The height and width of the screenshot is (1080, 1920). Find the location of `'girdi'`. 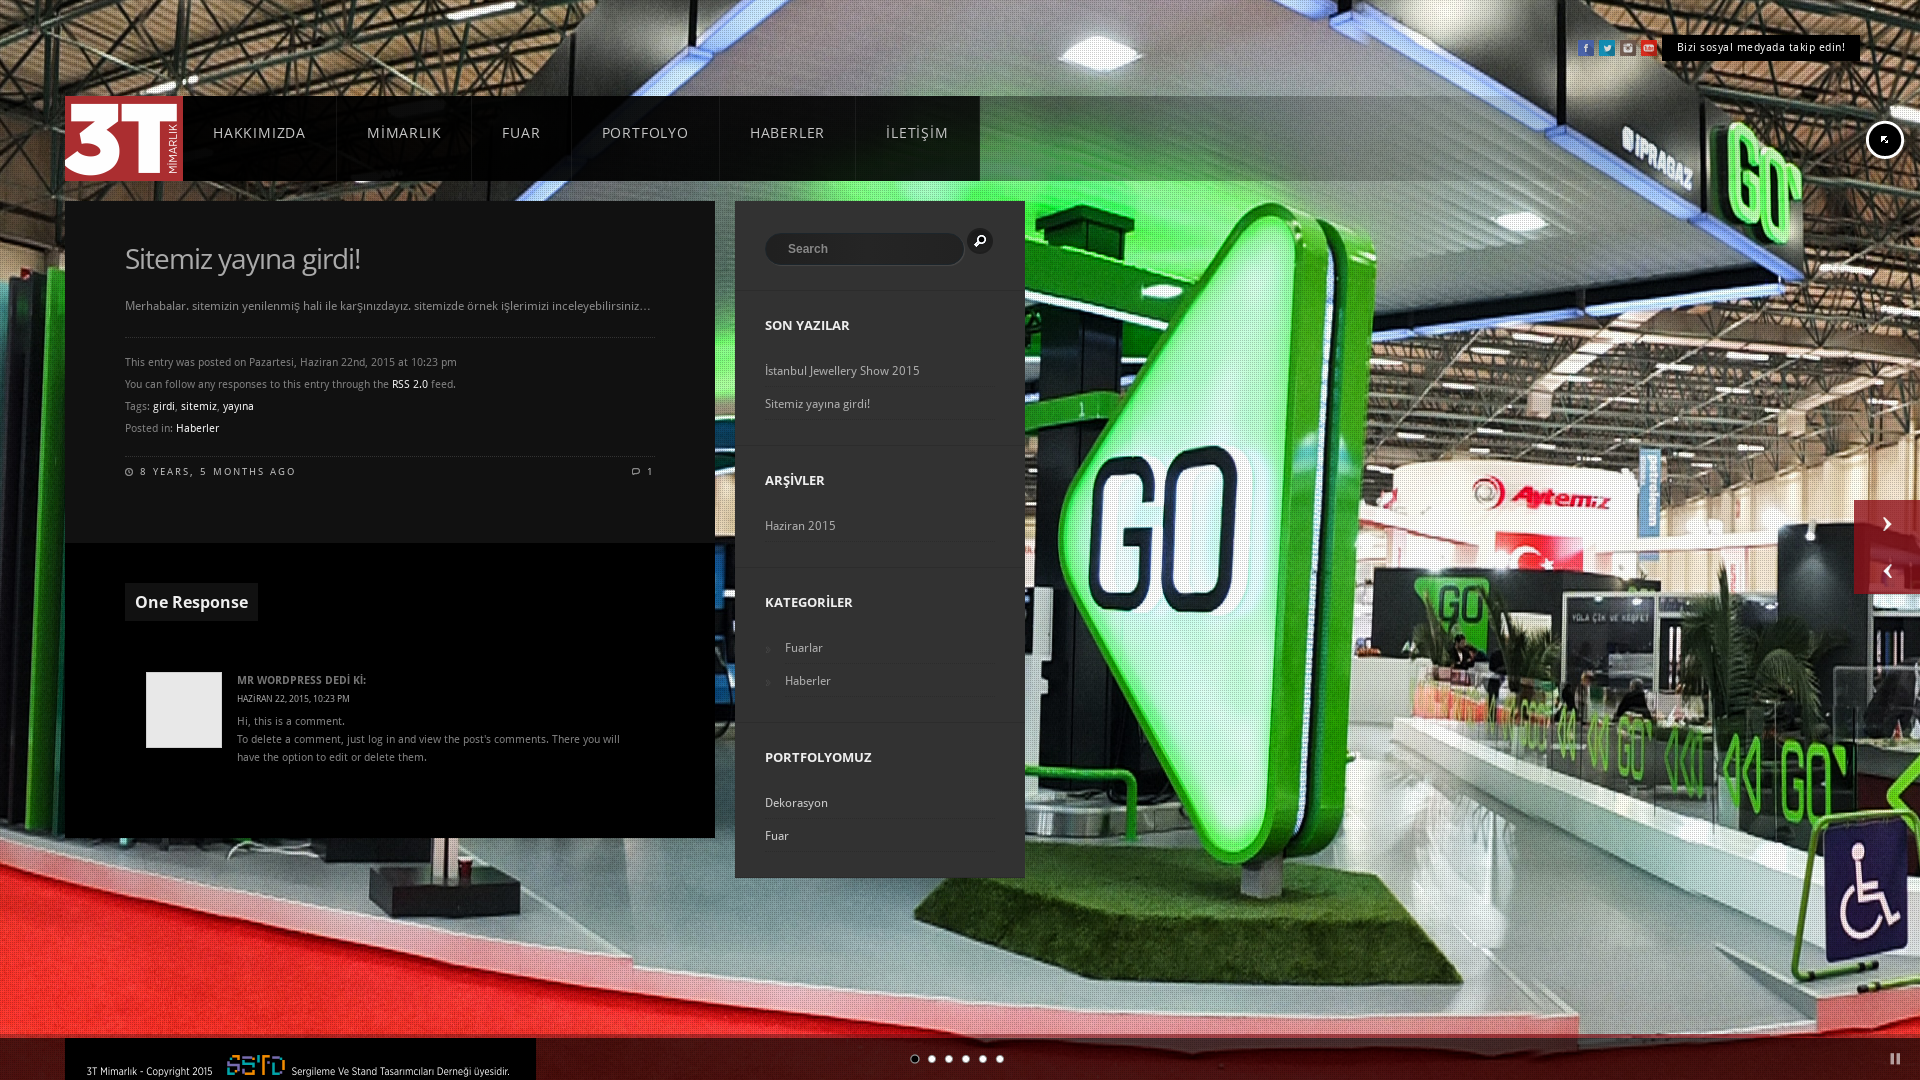

'girdi' is located at coordinates (163, 405).